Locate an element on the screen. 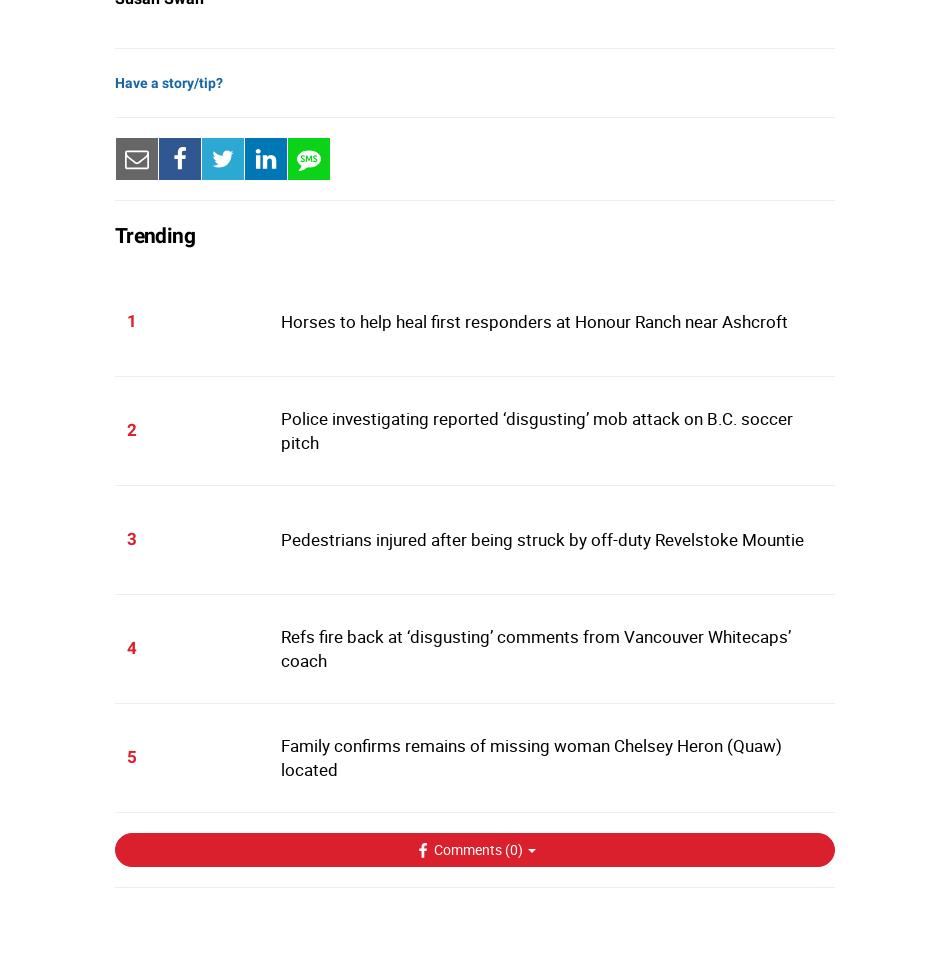 Image resolution: width=950 pixels, height=955 pixels. 'Horses to help heal first responders at Honour Ranch near Ashcroft' is located at coordinates (533, 320).